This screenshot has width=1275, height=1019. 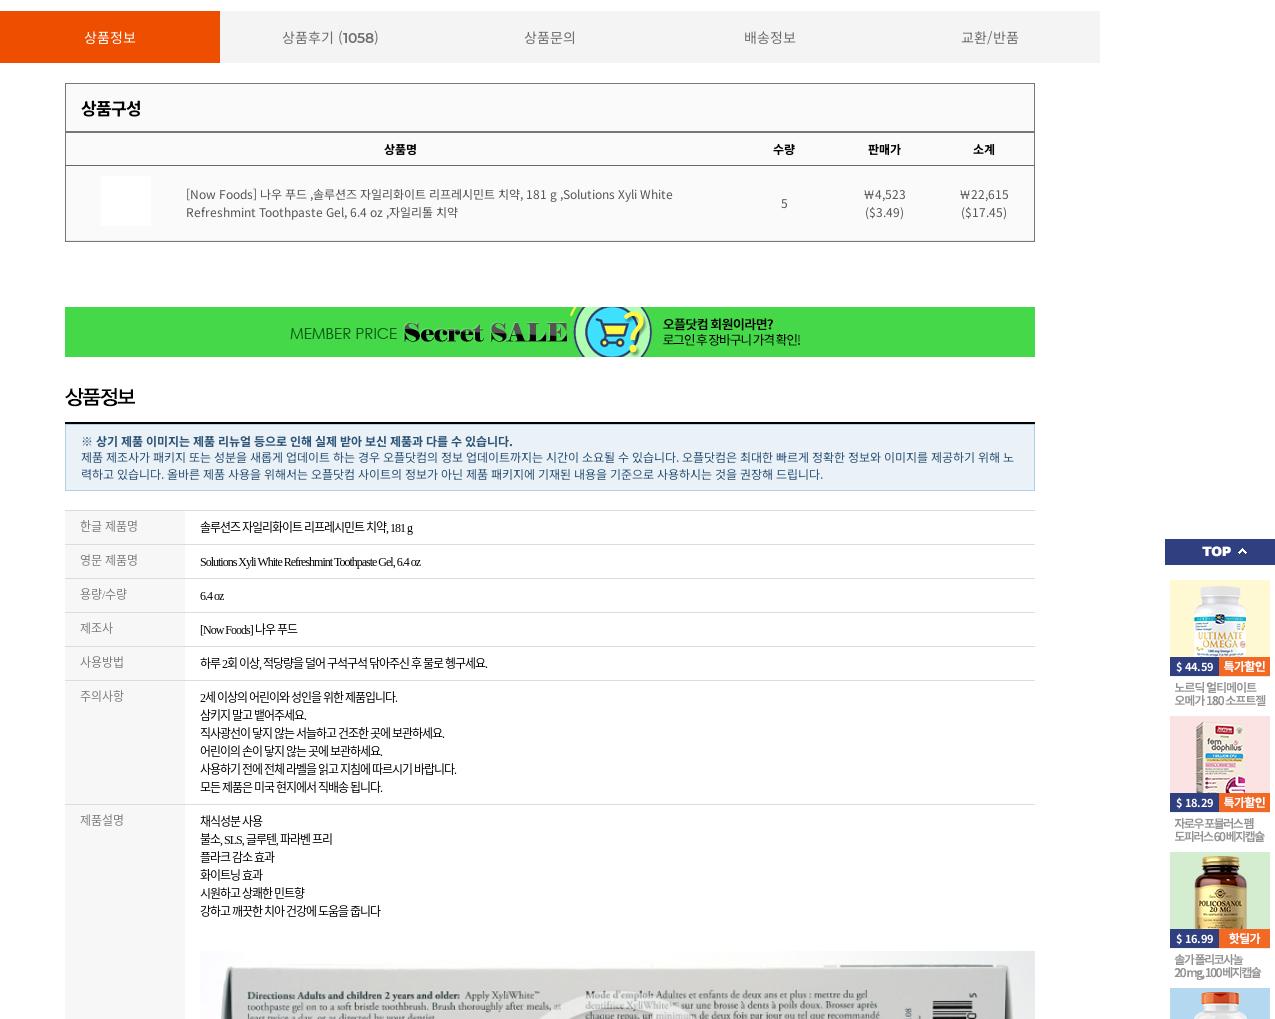 I want to click on '￦4,523', so click(x=861, y=192).